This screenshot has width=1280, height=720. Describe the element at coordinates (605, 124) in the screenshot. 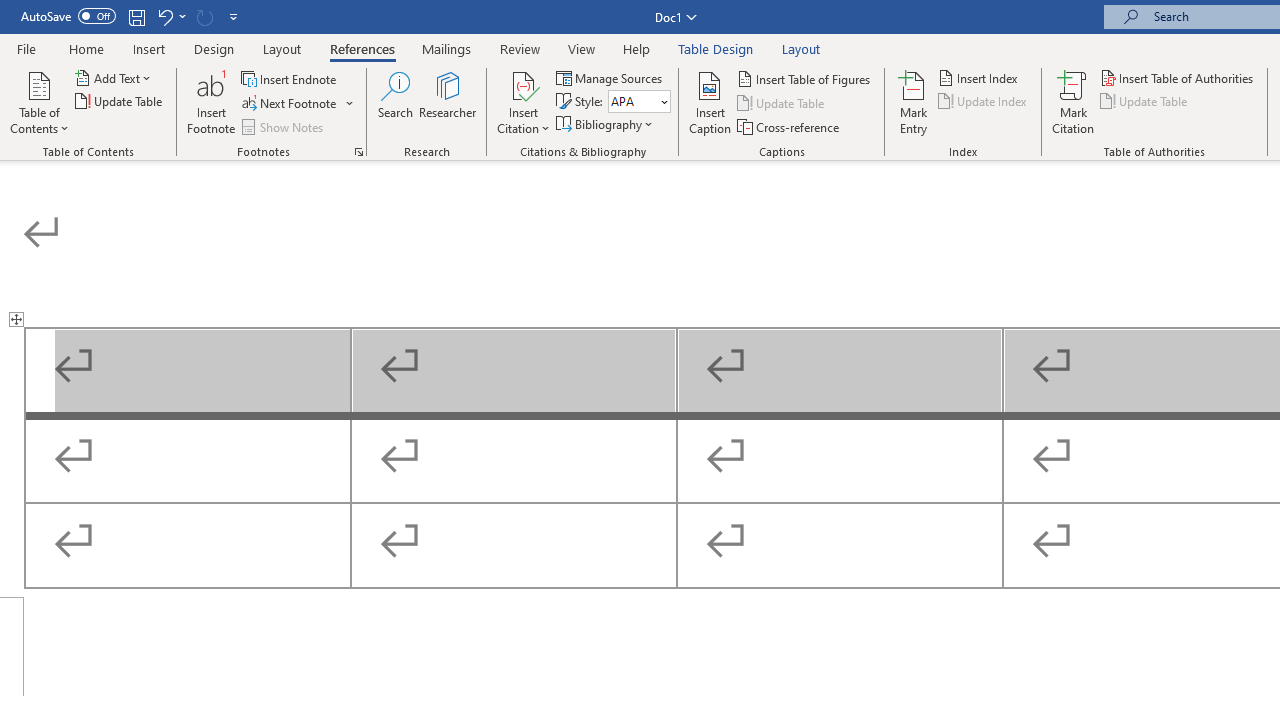

I see `'Bibliography'` at that location.